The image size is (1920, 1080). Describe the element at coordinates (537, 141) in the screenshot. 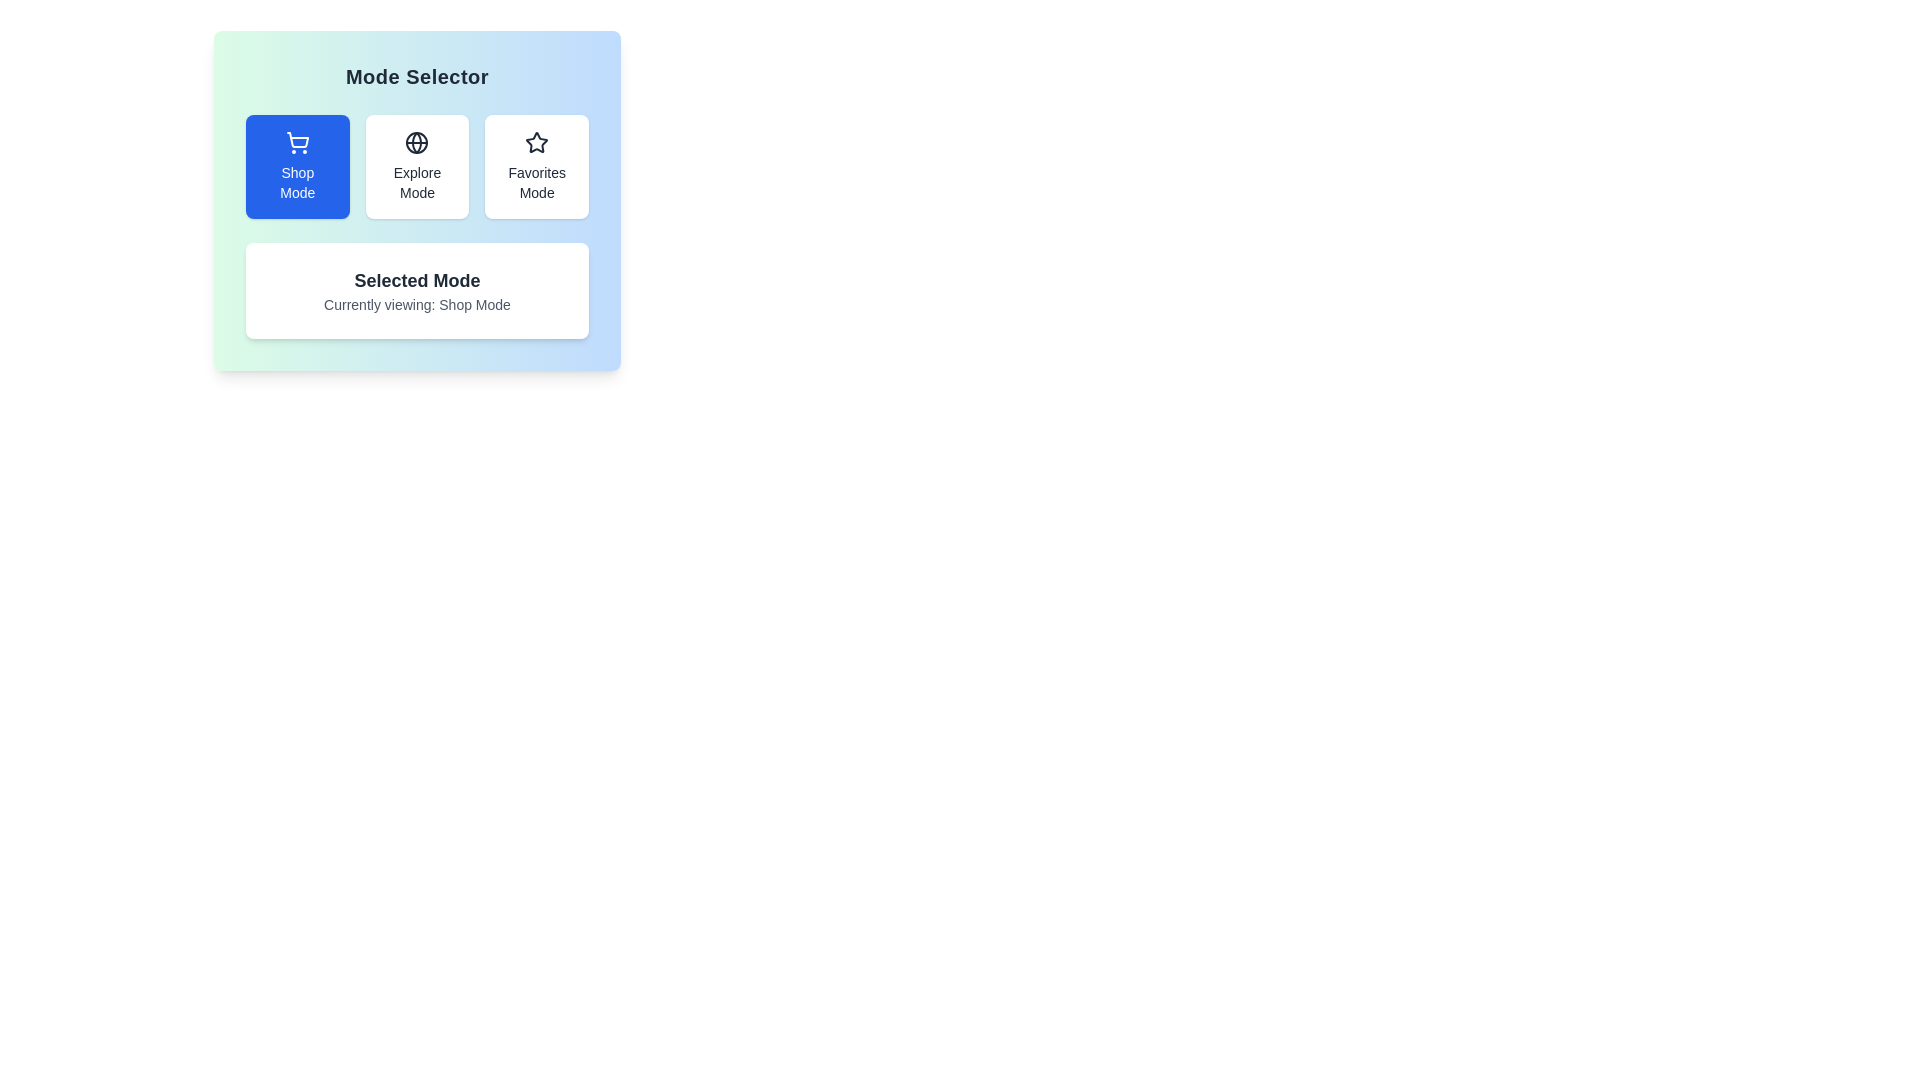

I see `the star icon with a hollow interior and black outline, located inside the 'Favorites Mode' button of the 'Mode Selector' component` at that location.